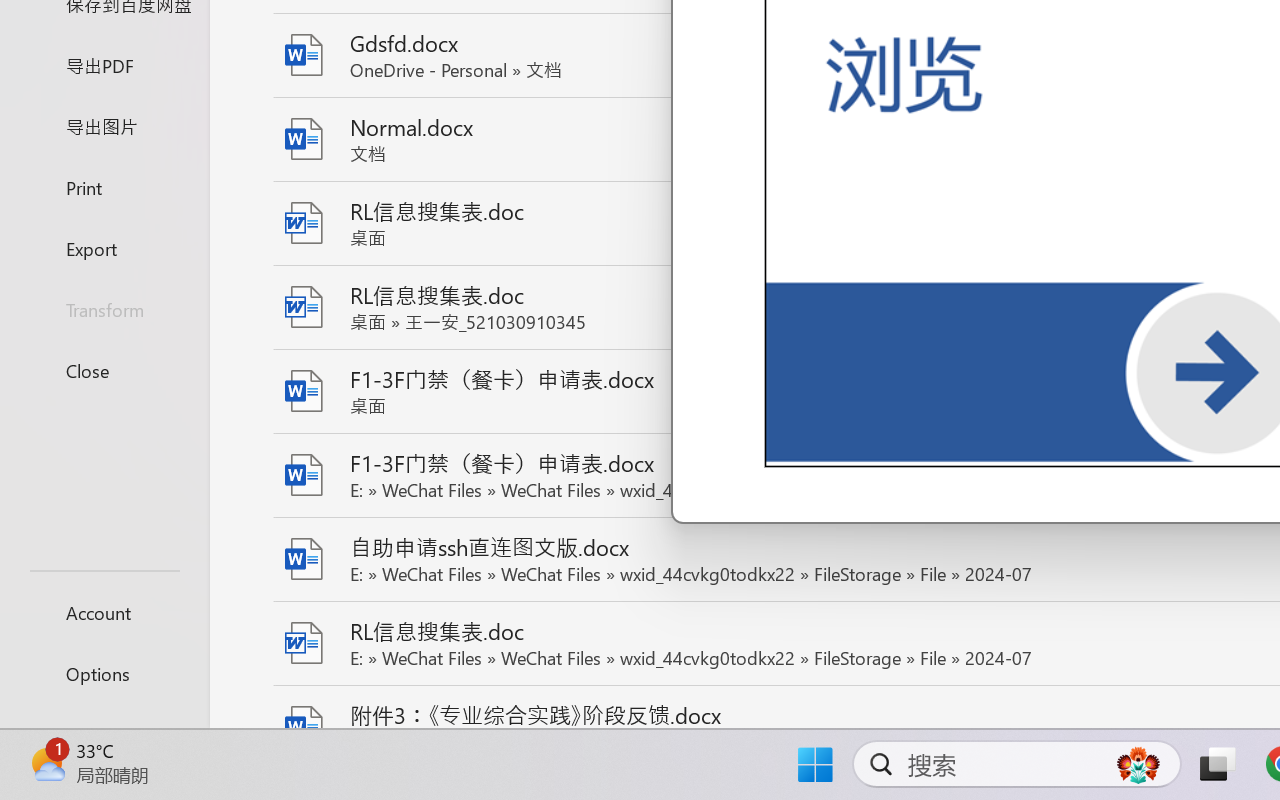 The width and height of the screenshot is (1280, 800). Describe the element at coordinates (103, 247) in the screenshot. I see `'Export'` at that location.